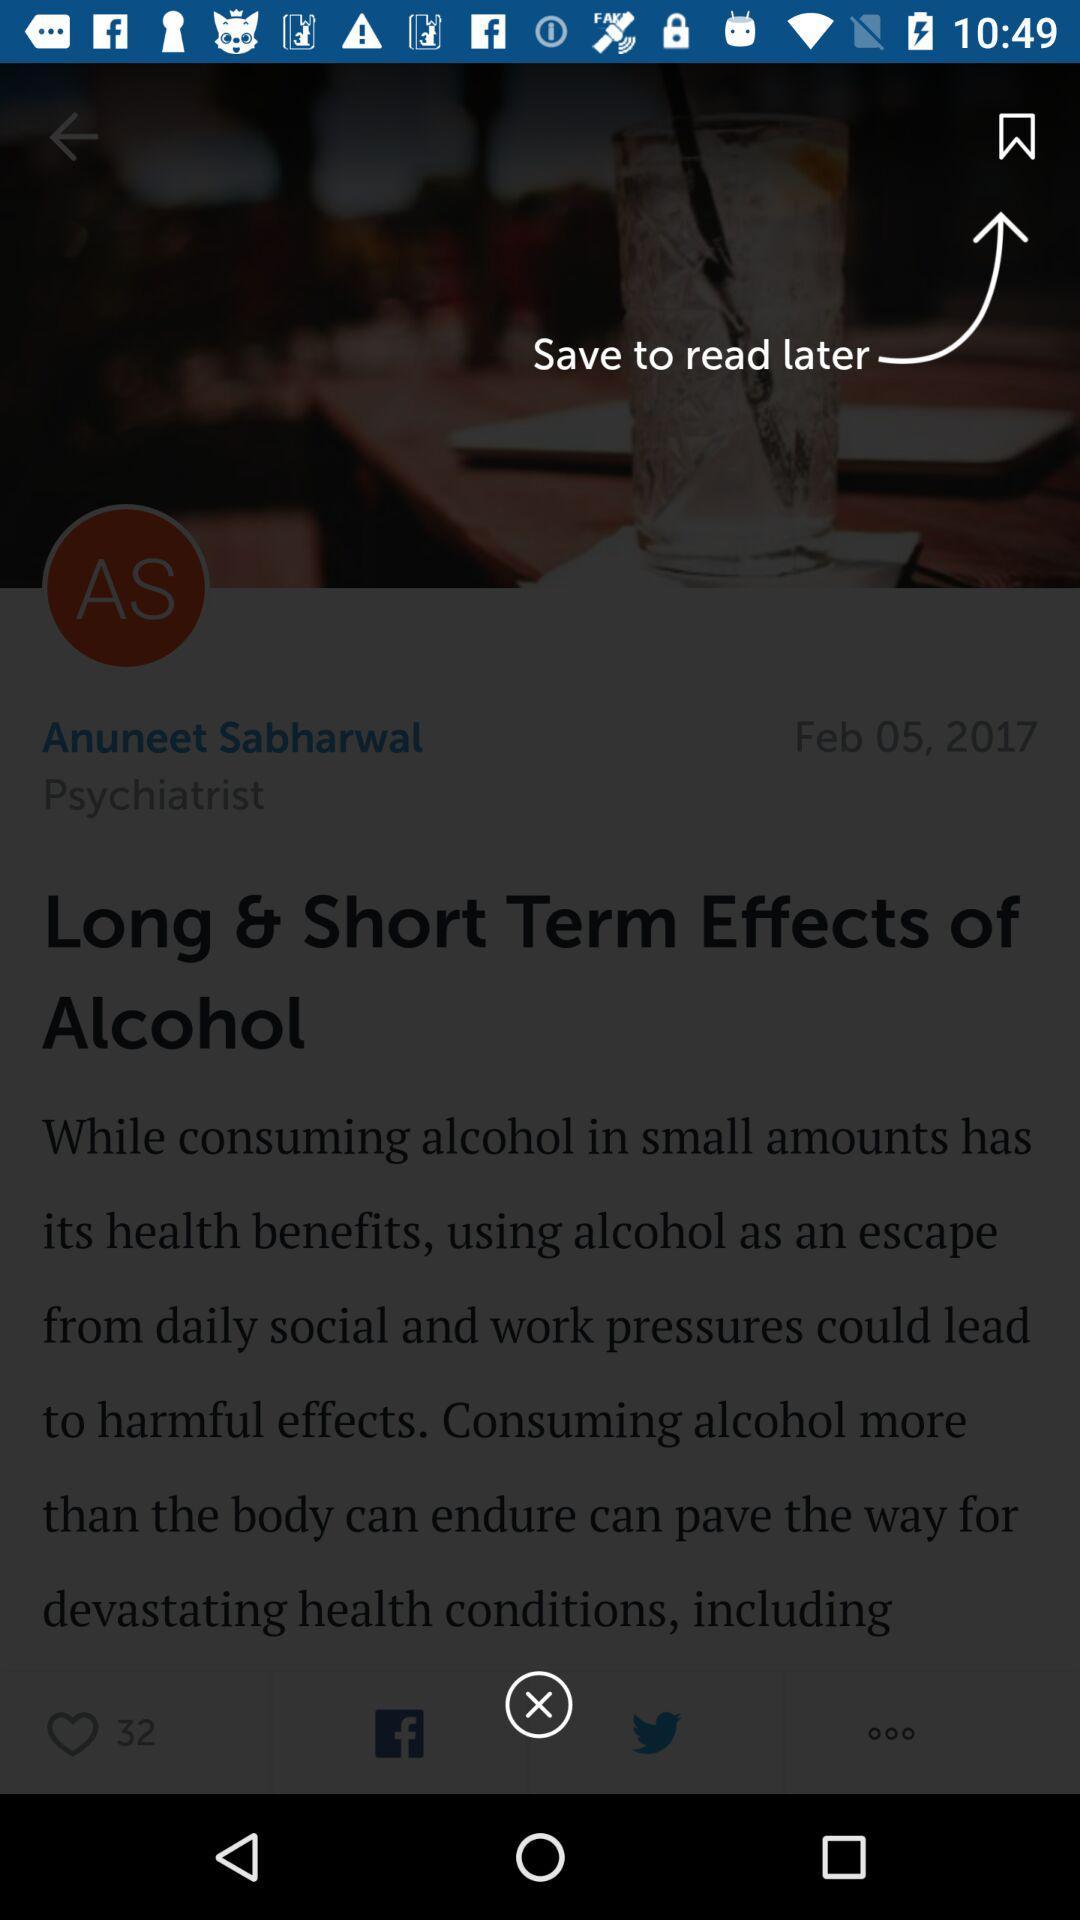 The width and height of the screenshot is (1080, 1920). Describe the element at coordinates (77, 1732) in the screenshot. I see `favorites` at that location.